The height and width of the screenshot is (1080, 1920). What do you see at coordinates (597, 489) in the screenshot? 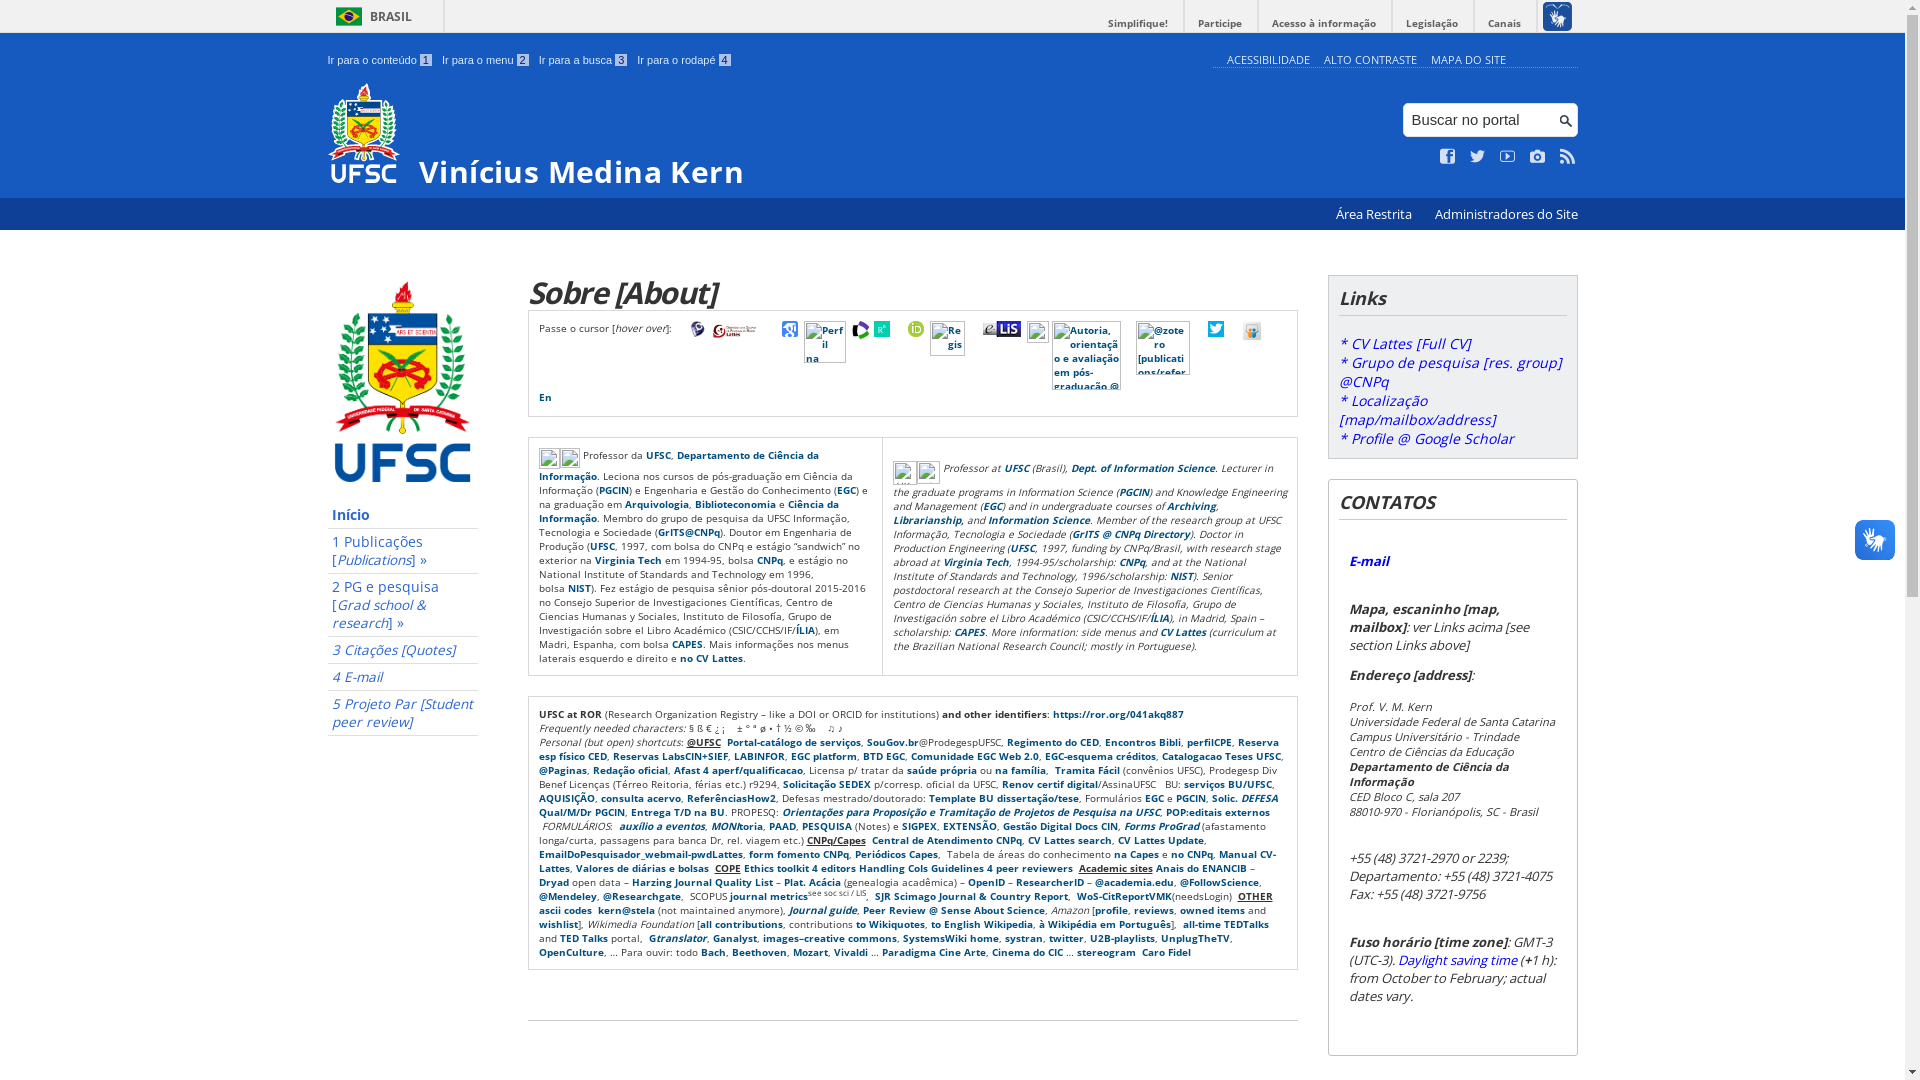
I see `'PGCIN'` at bounding box center [597, 489].